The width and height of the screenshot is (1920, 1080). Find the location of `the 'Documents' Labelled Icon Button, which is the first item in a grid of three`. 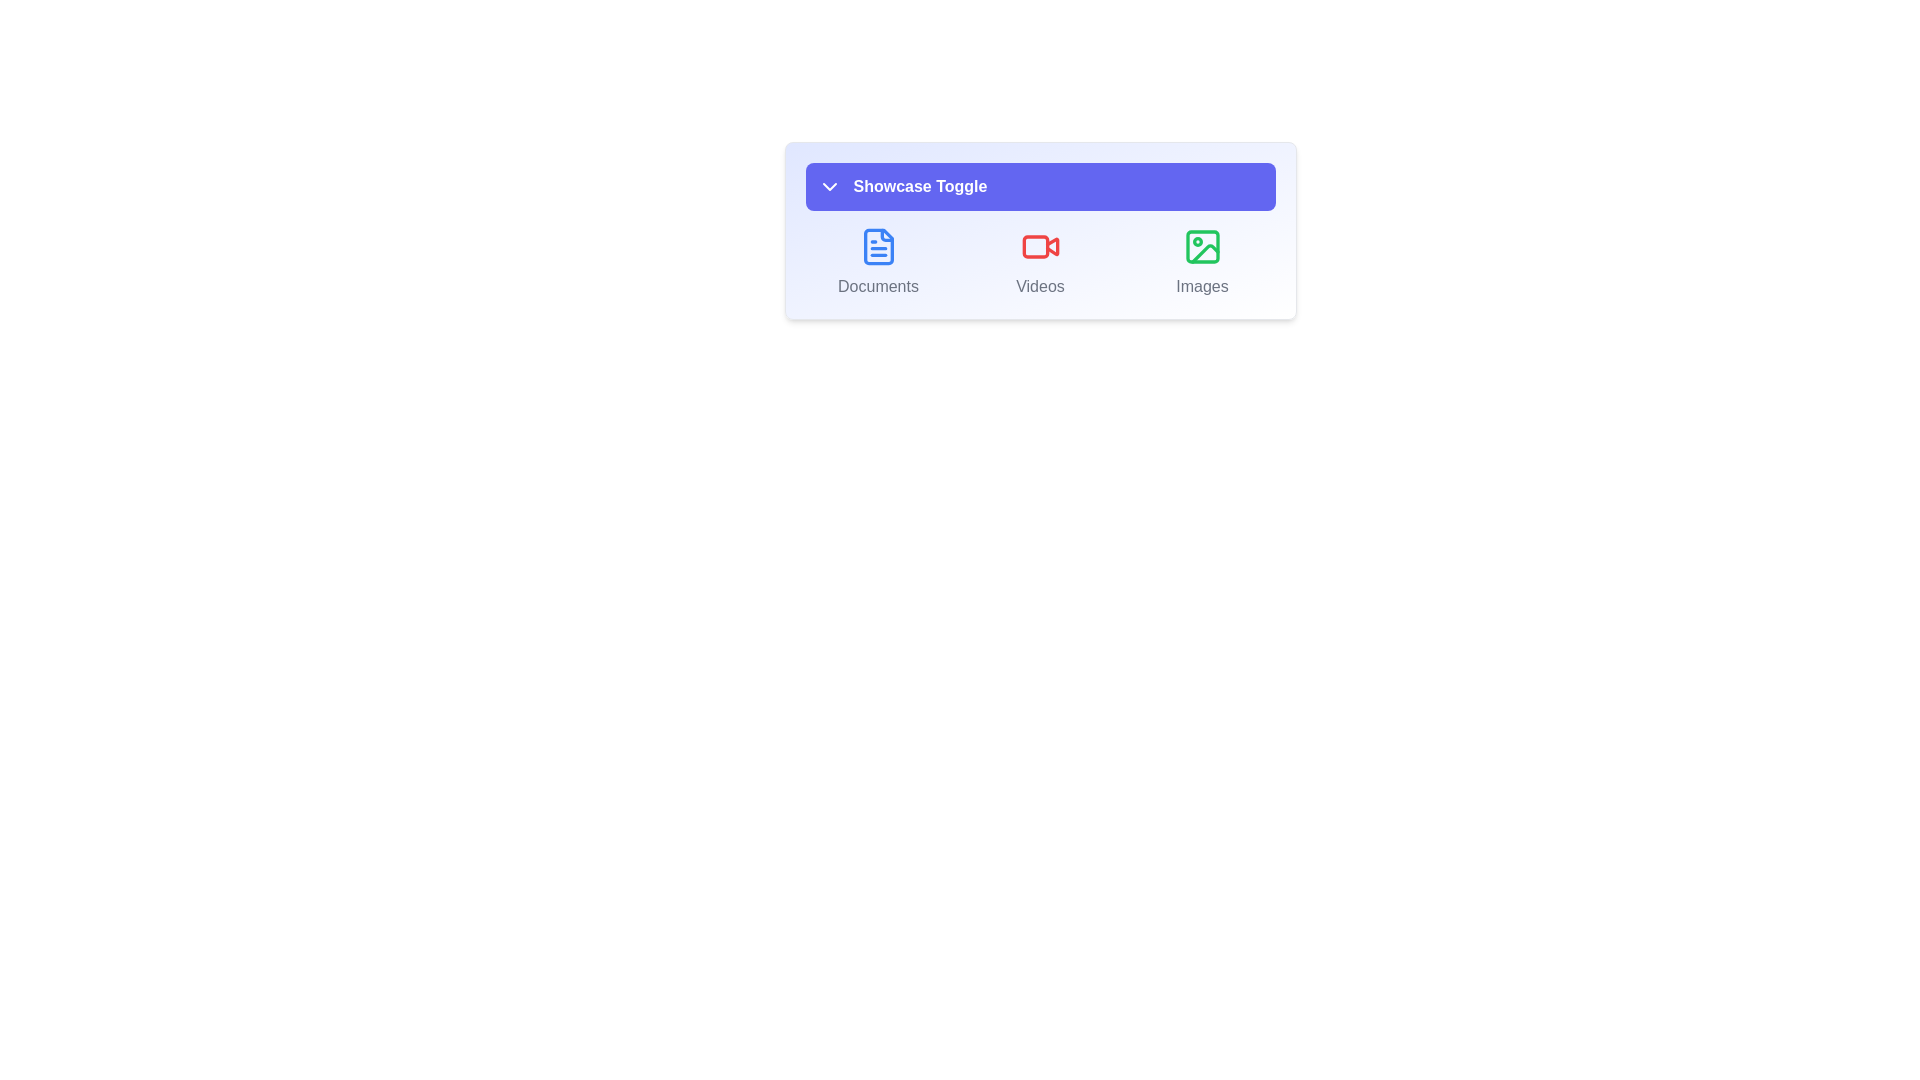

the 'Documents' Labelled Icon Button, which is the first item in a grid of three is located at coordinates (878, 261).